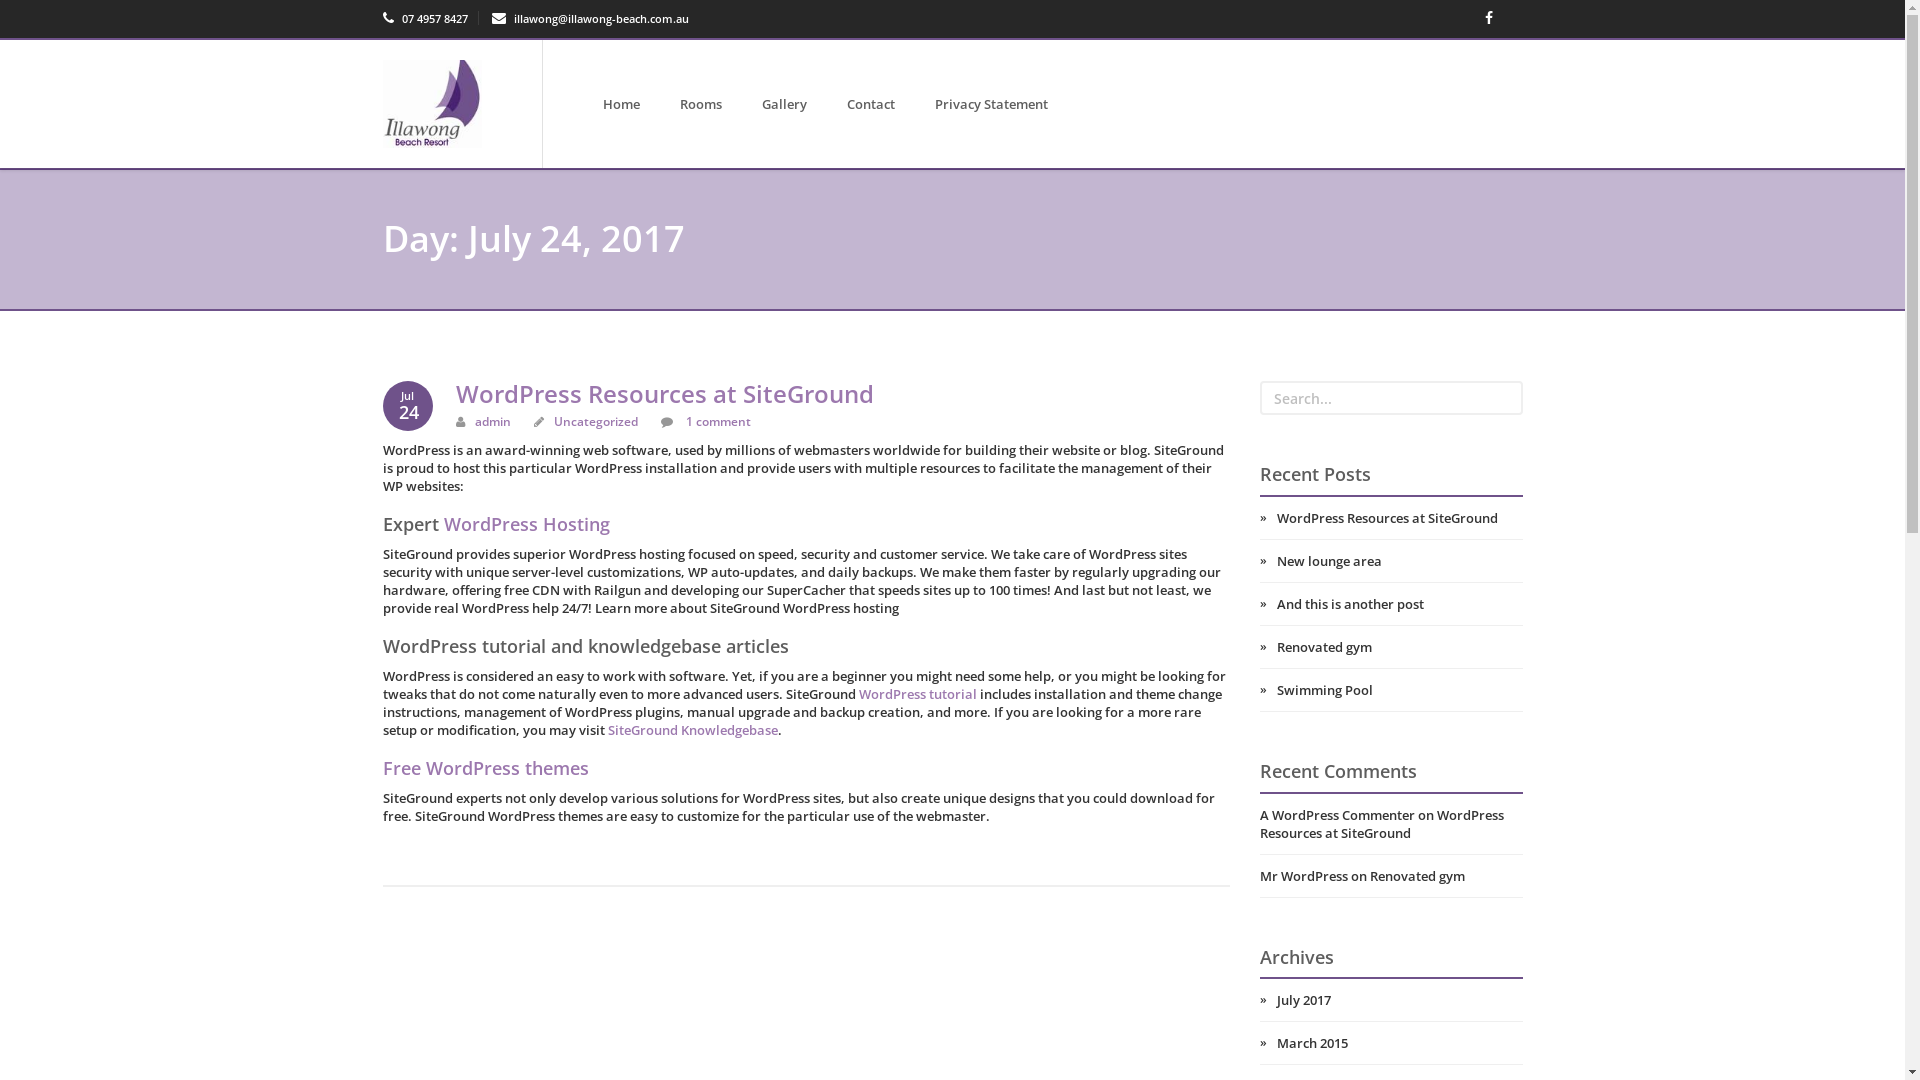 The height and width of the screenshot is (1080, 1920). Describe the element at coordinates (1337, 814) in the screenshot. I see `'A WordPress Commenter'` at that location.